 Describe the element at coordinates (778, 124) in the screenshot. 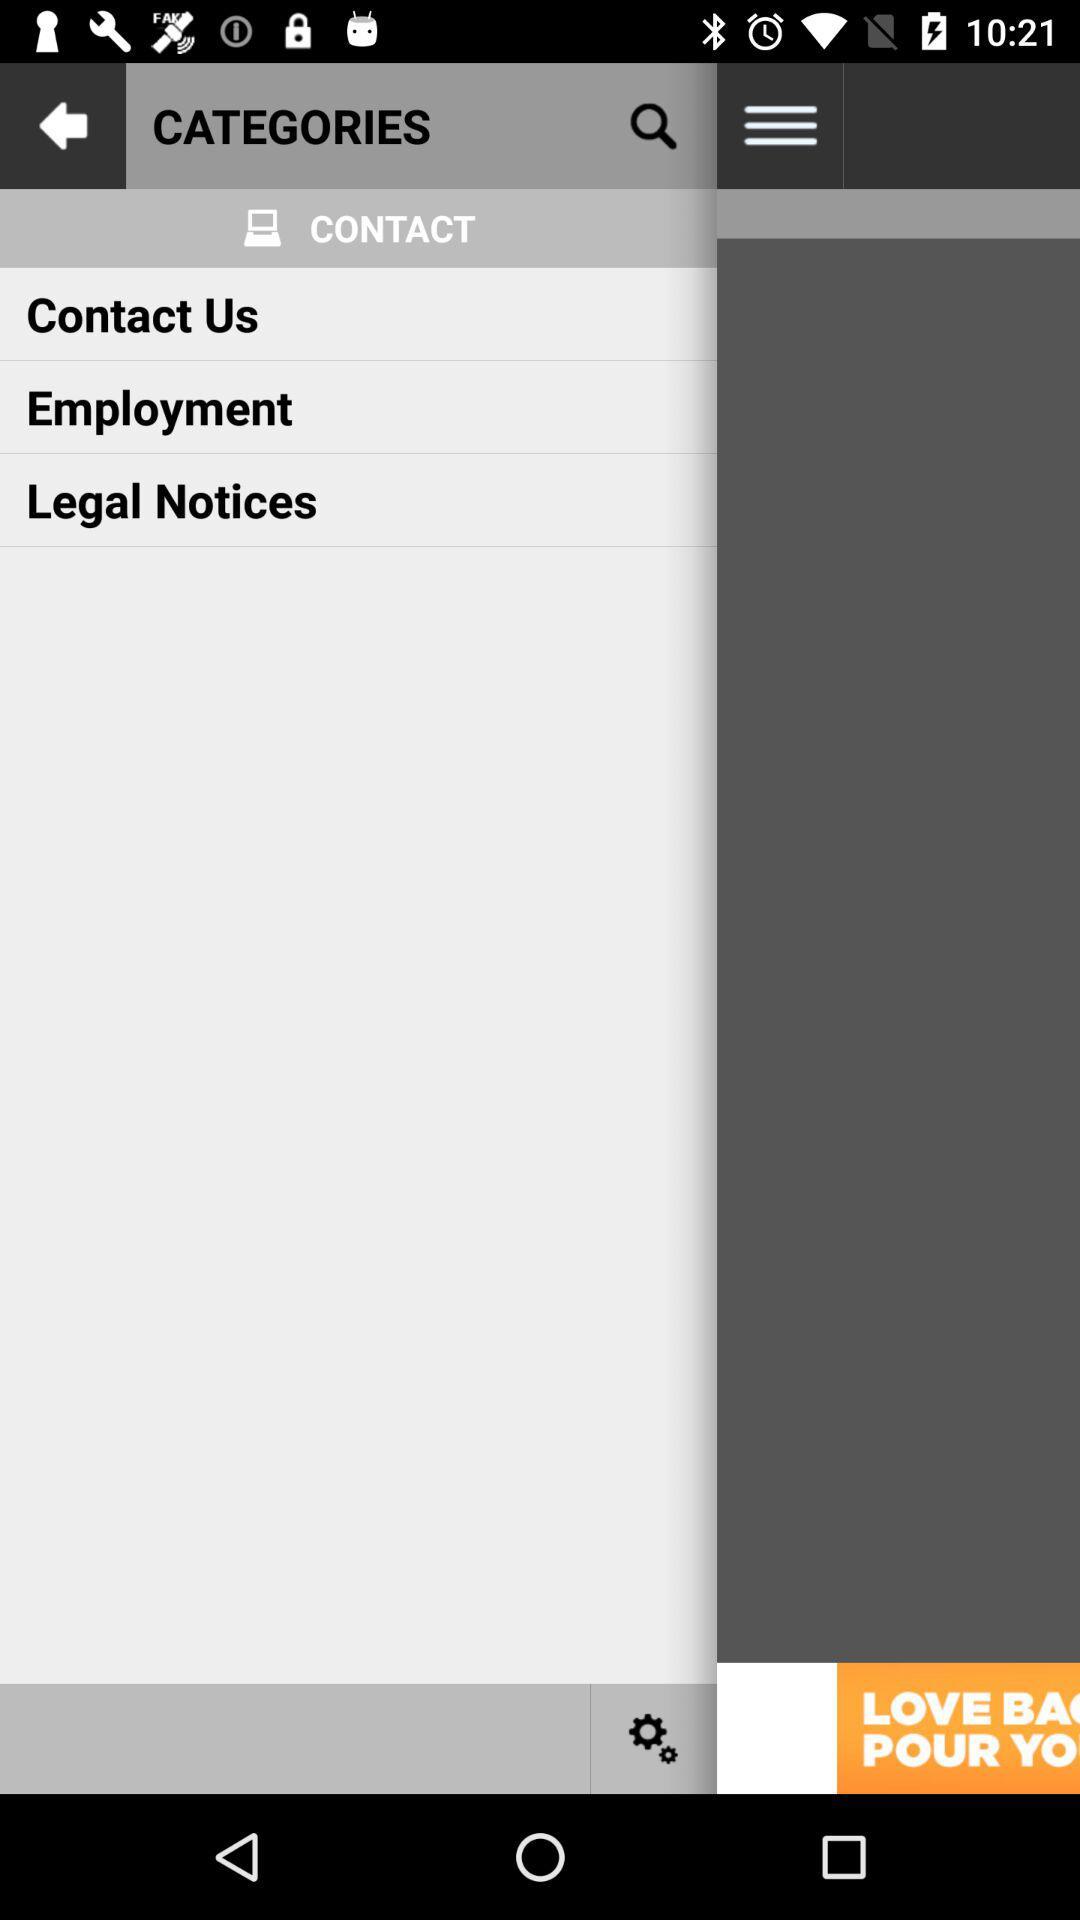

I see `the menu icon` at that location.